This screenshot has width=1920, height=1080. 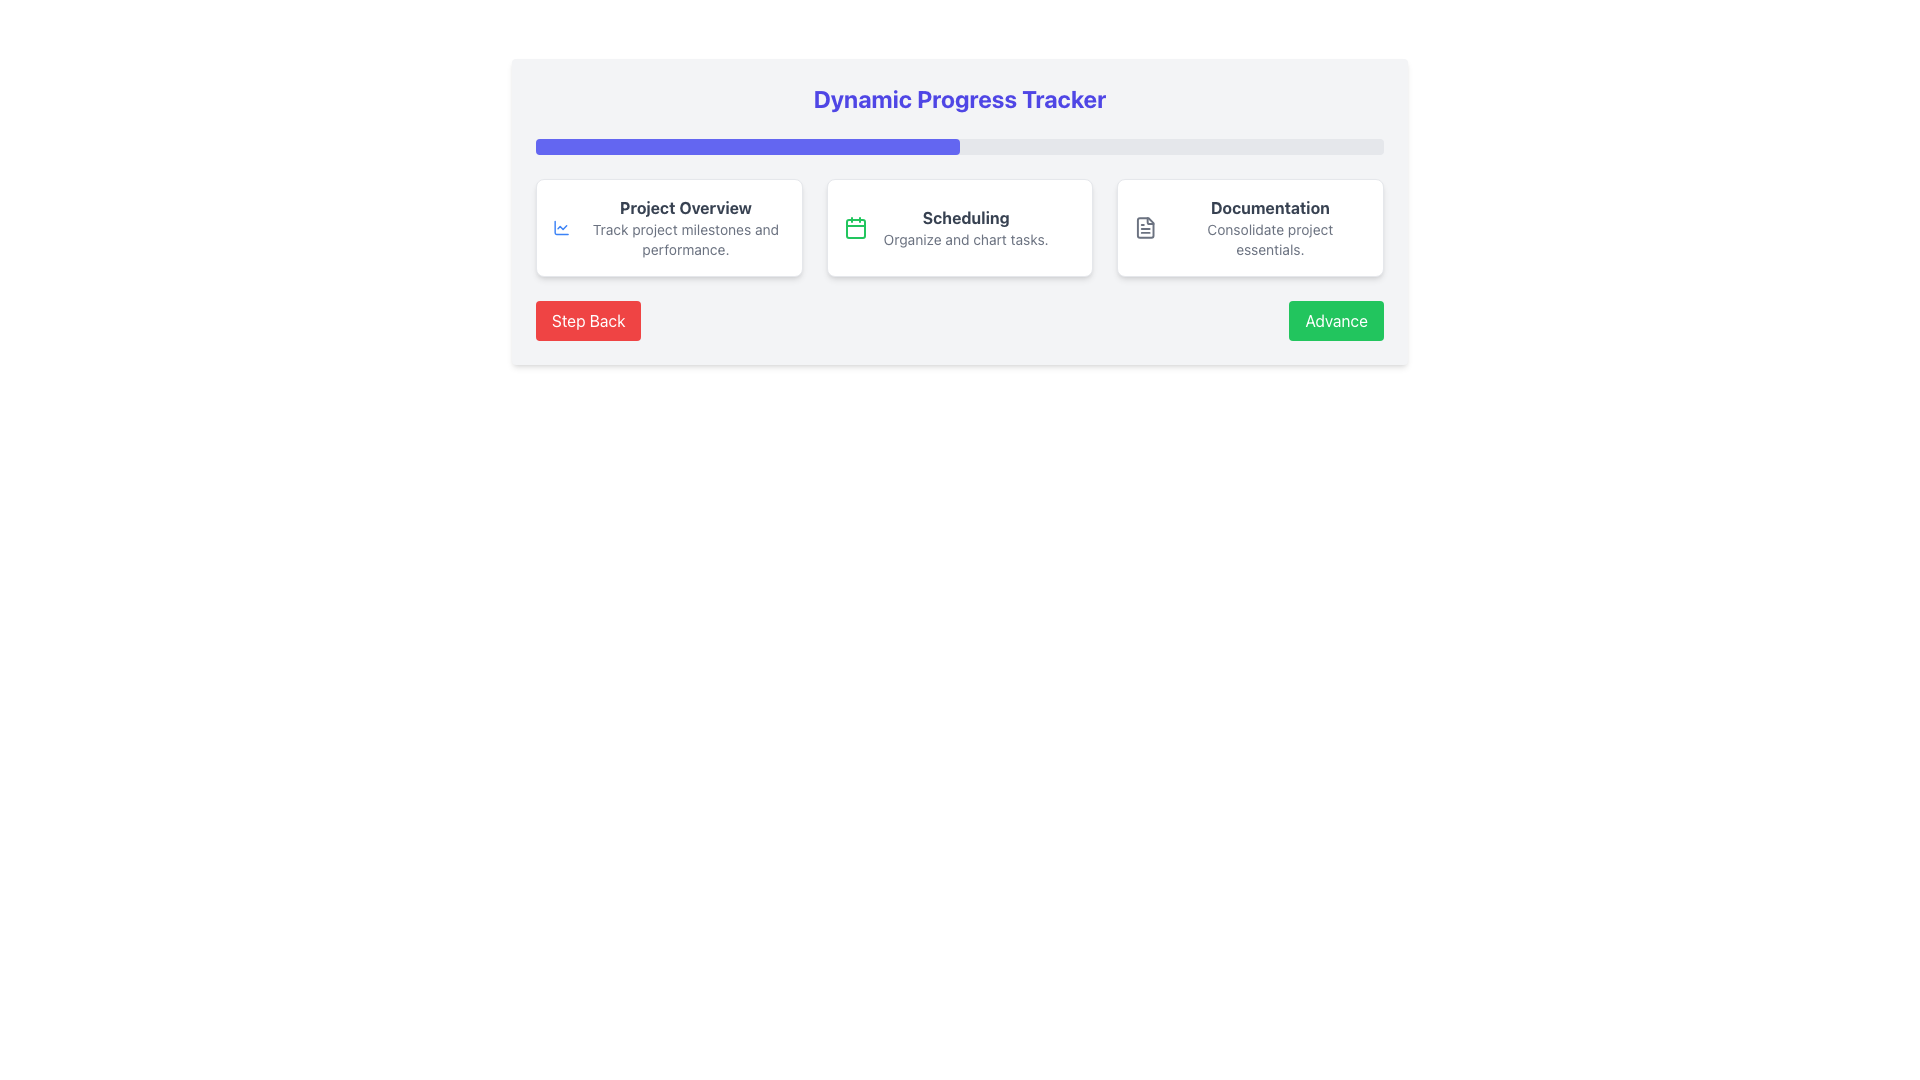 What do you see at coordinates (1146, 226) in the screenshot?
I see `the main icon in the 'Documentation' card, located in the third column of the row of three cards in the center of the interface` at bounding box center [1146, 226].